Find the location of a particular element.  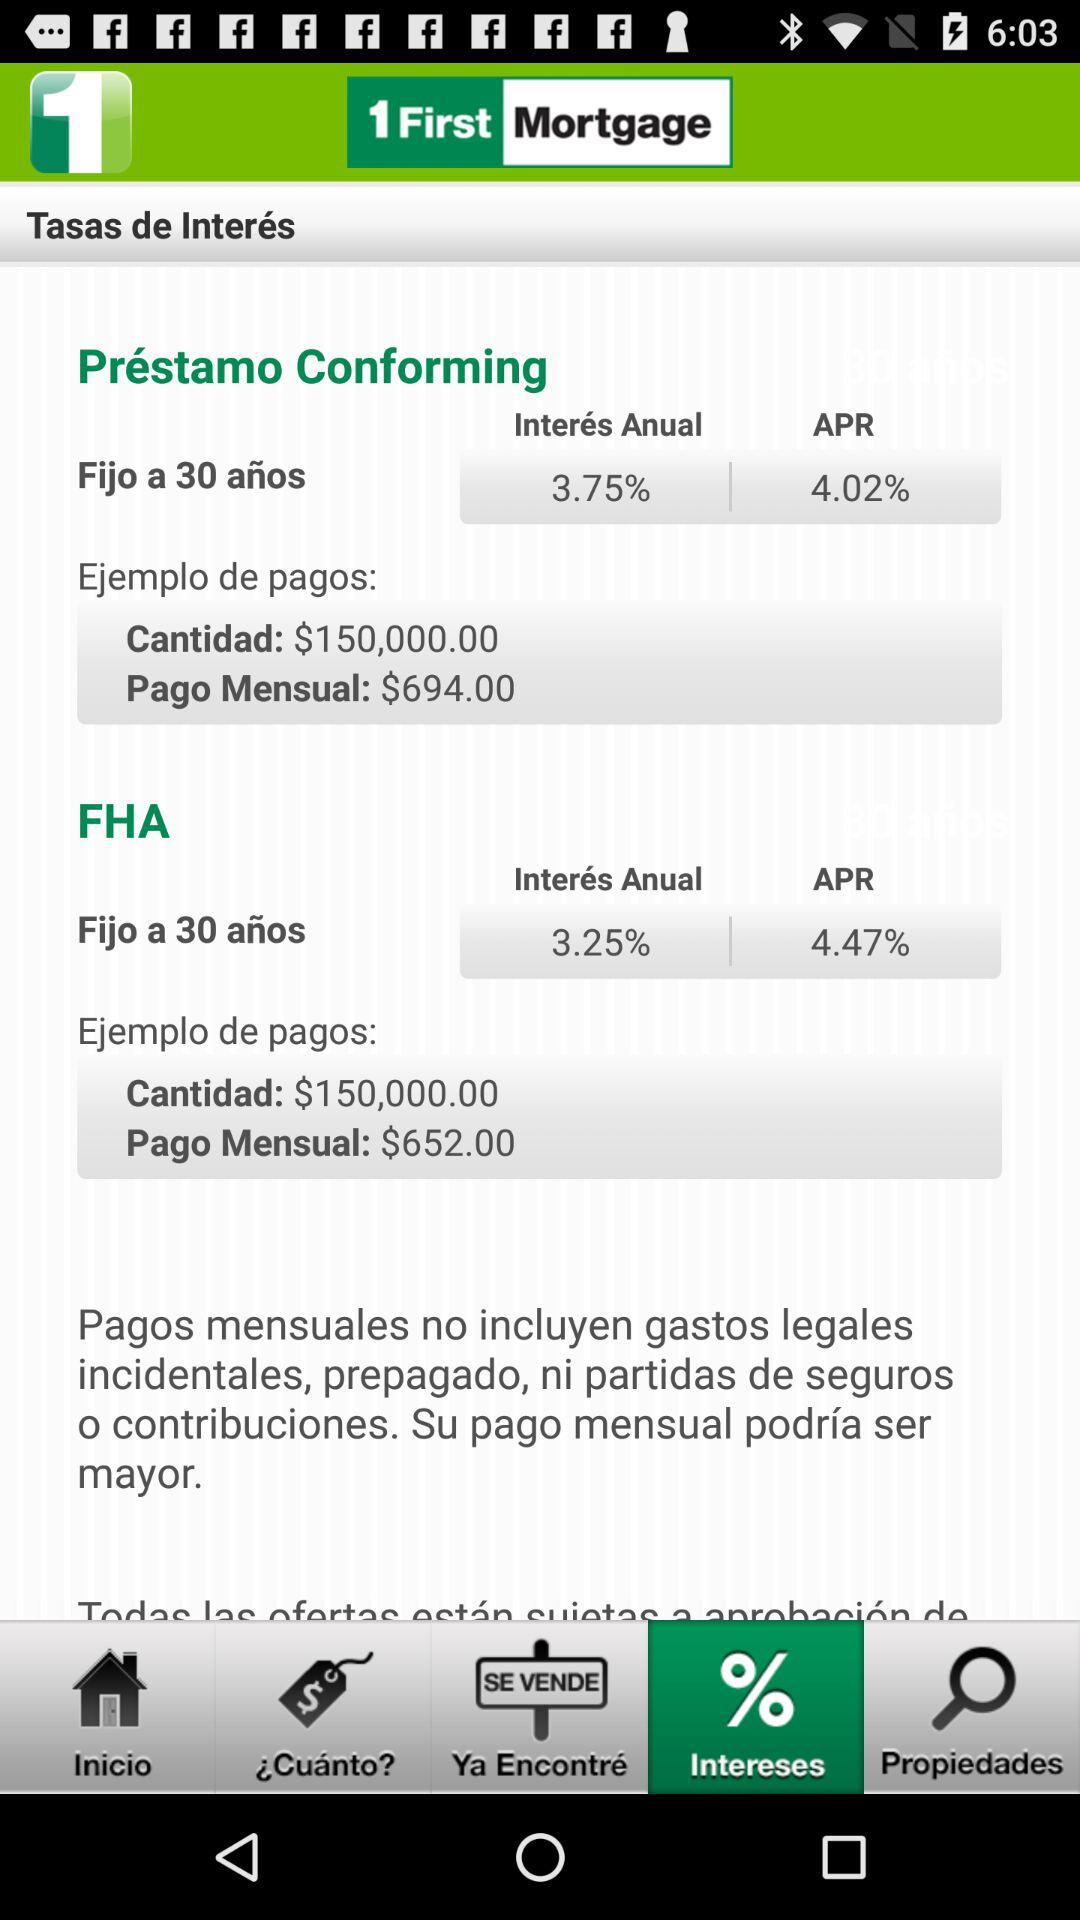

calculate interest is located at coordinates (756, 1706).